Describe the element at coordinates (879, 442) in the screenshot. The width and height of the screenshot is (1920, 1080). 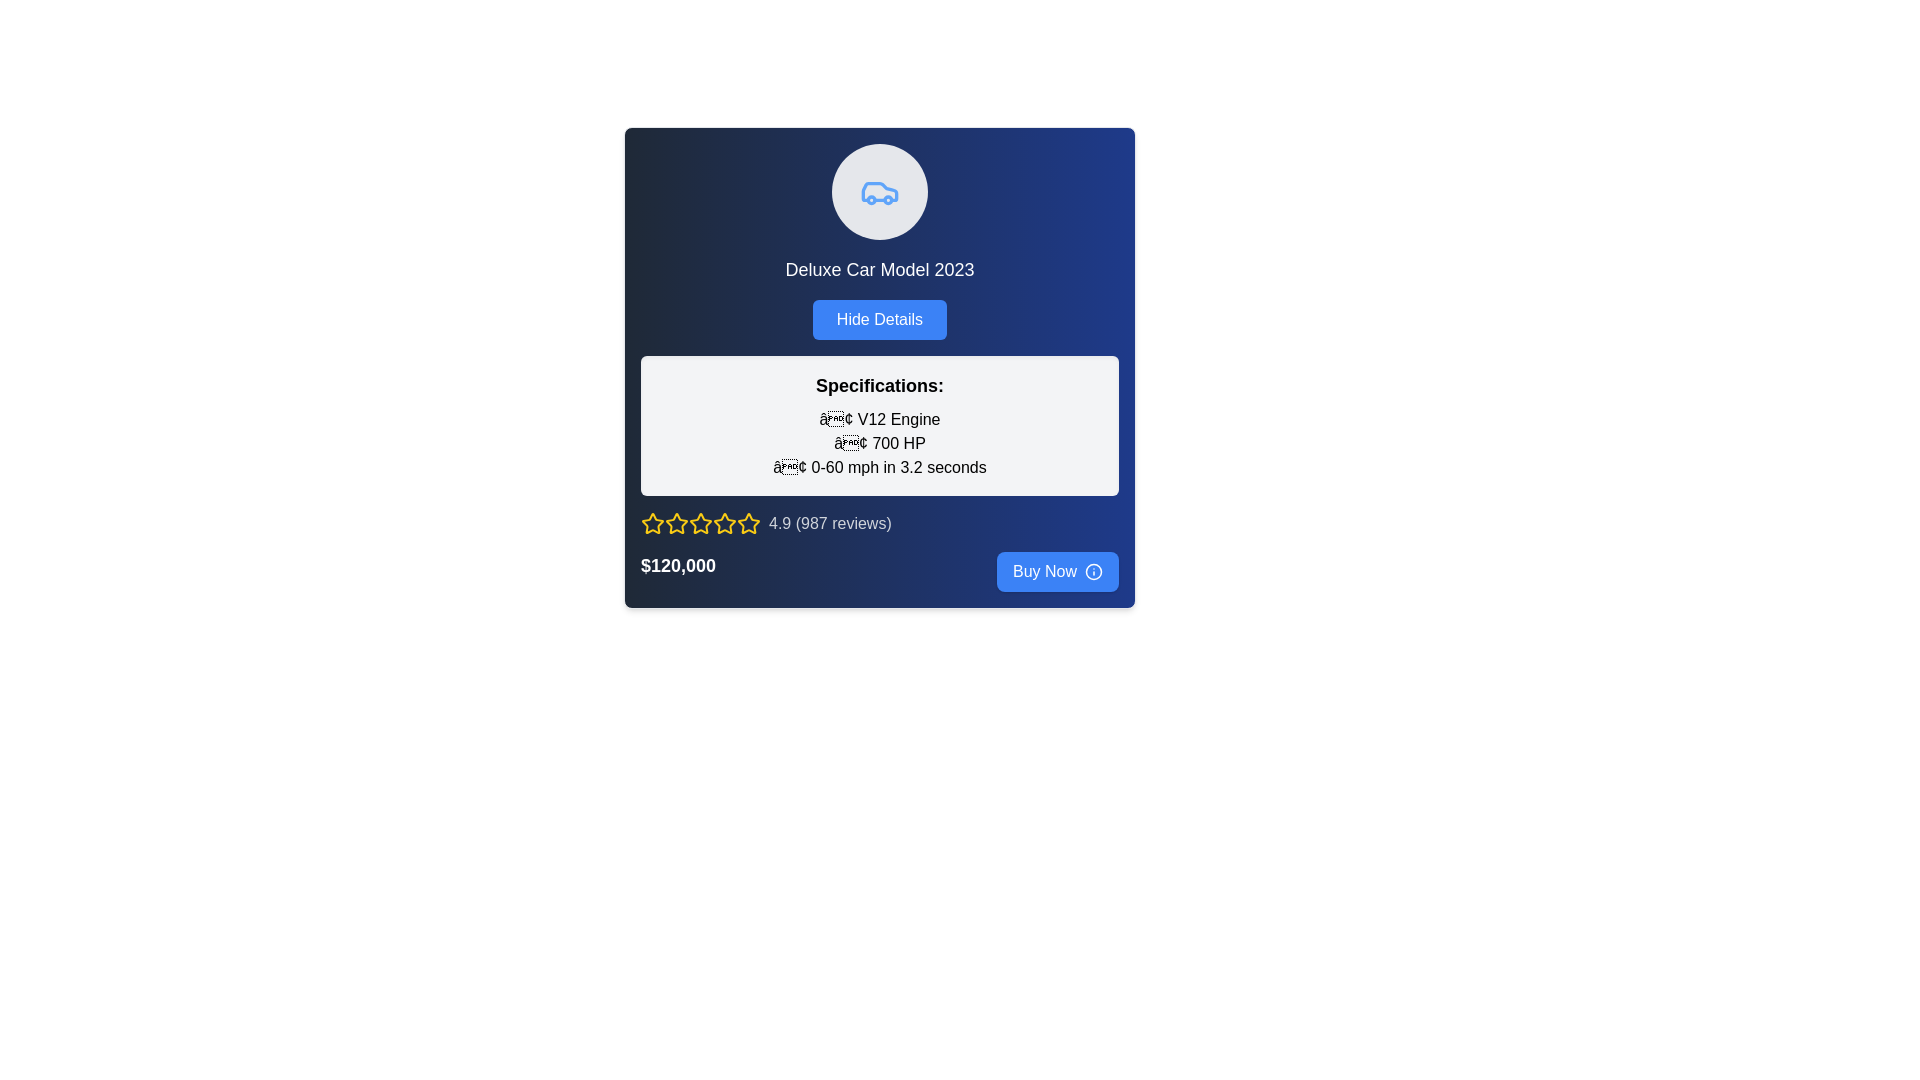
I see `the informational text that provides detailed specifications of the product, located below the 'Specifications:' text` at that location.